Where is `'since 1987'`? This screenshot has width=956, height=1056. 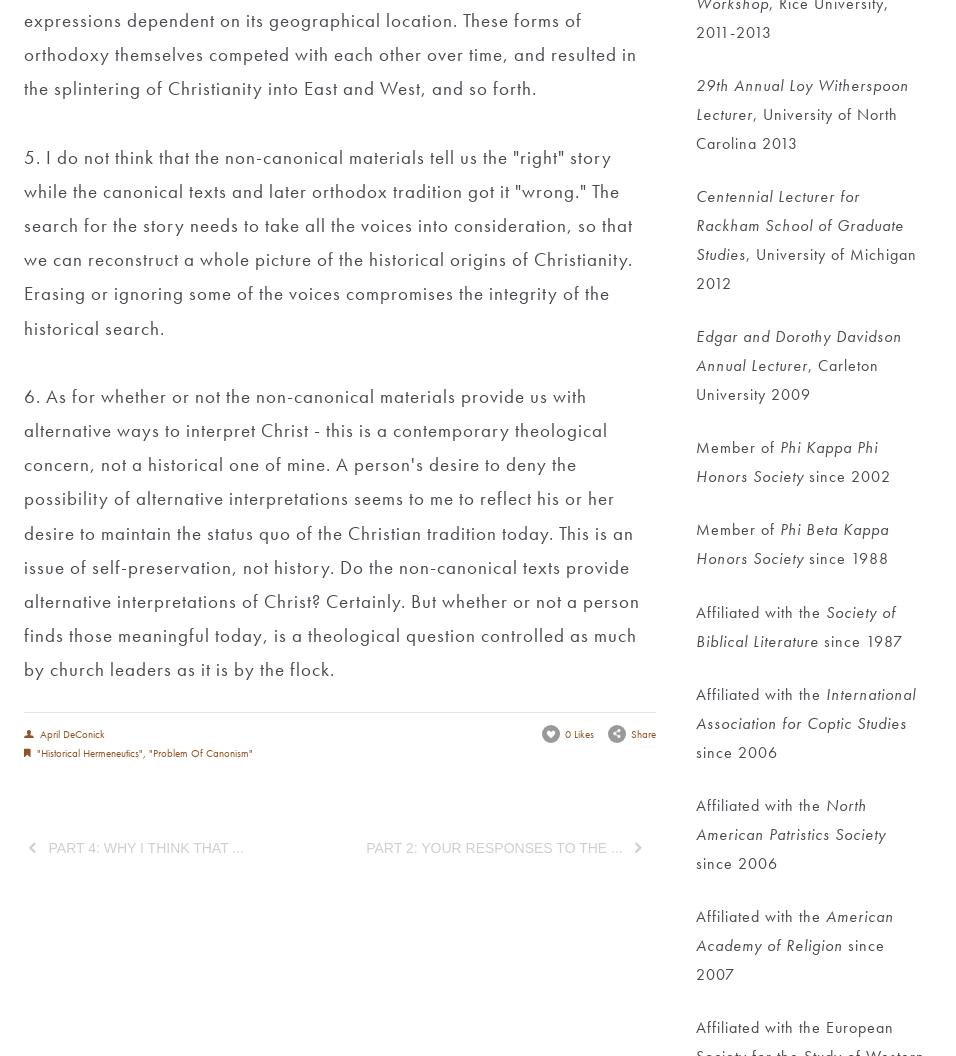
'since 1987' is located at coordinates (860, 639).